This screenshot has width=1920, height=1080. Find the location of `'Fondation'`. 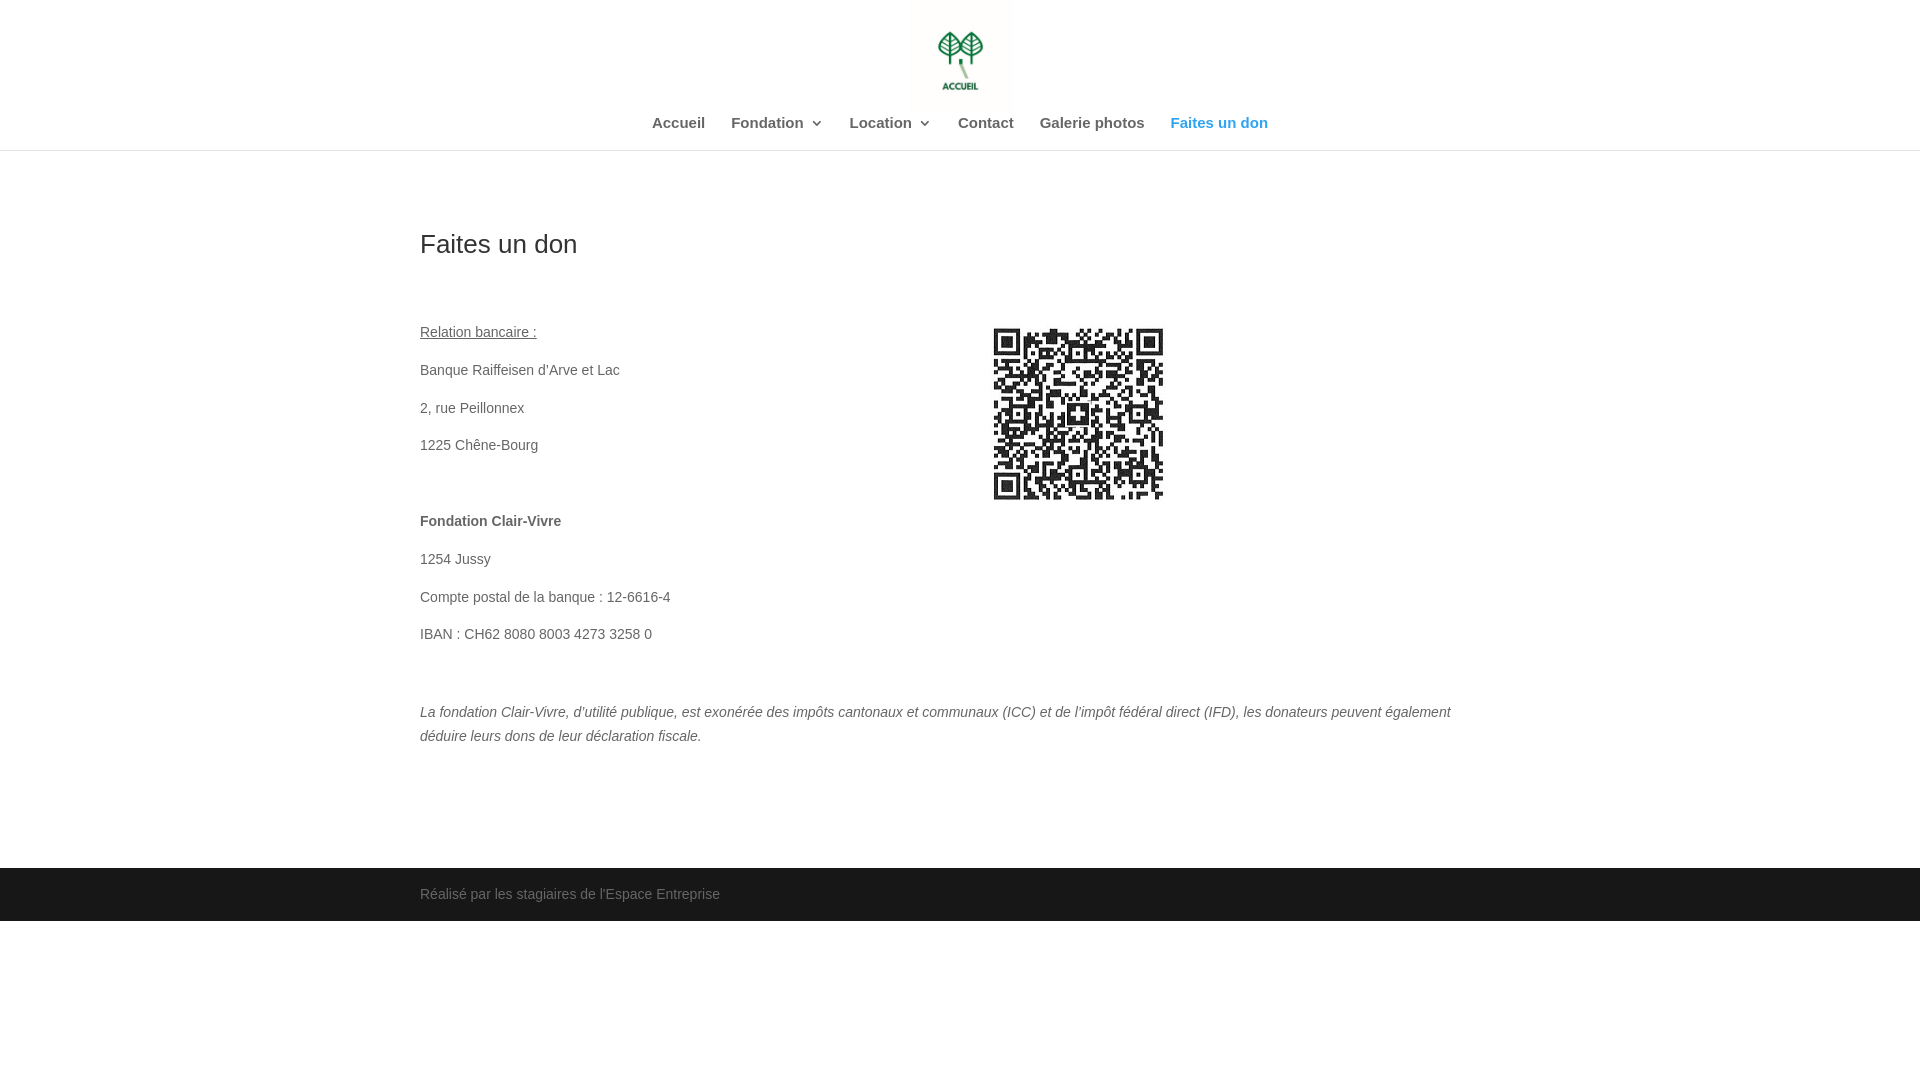

'Fondation' is located at coordinates (776, 132).